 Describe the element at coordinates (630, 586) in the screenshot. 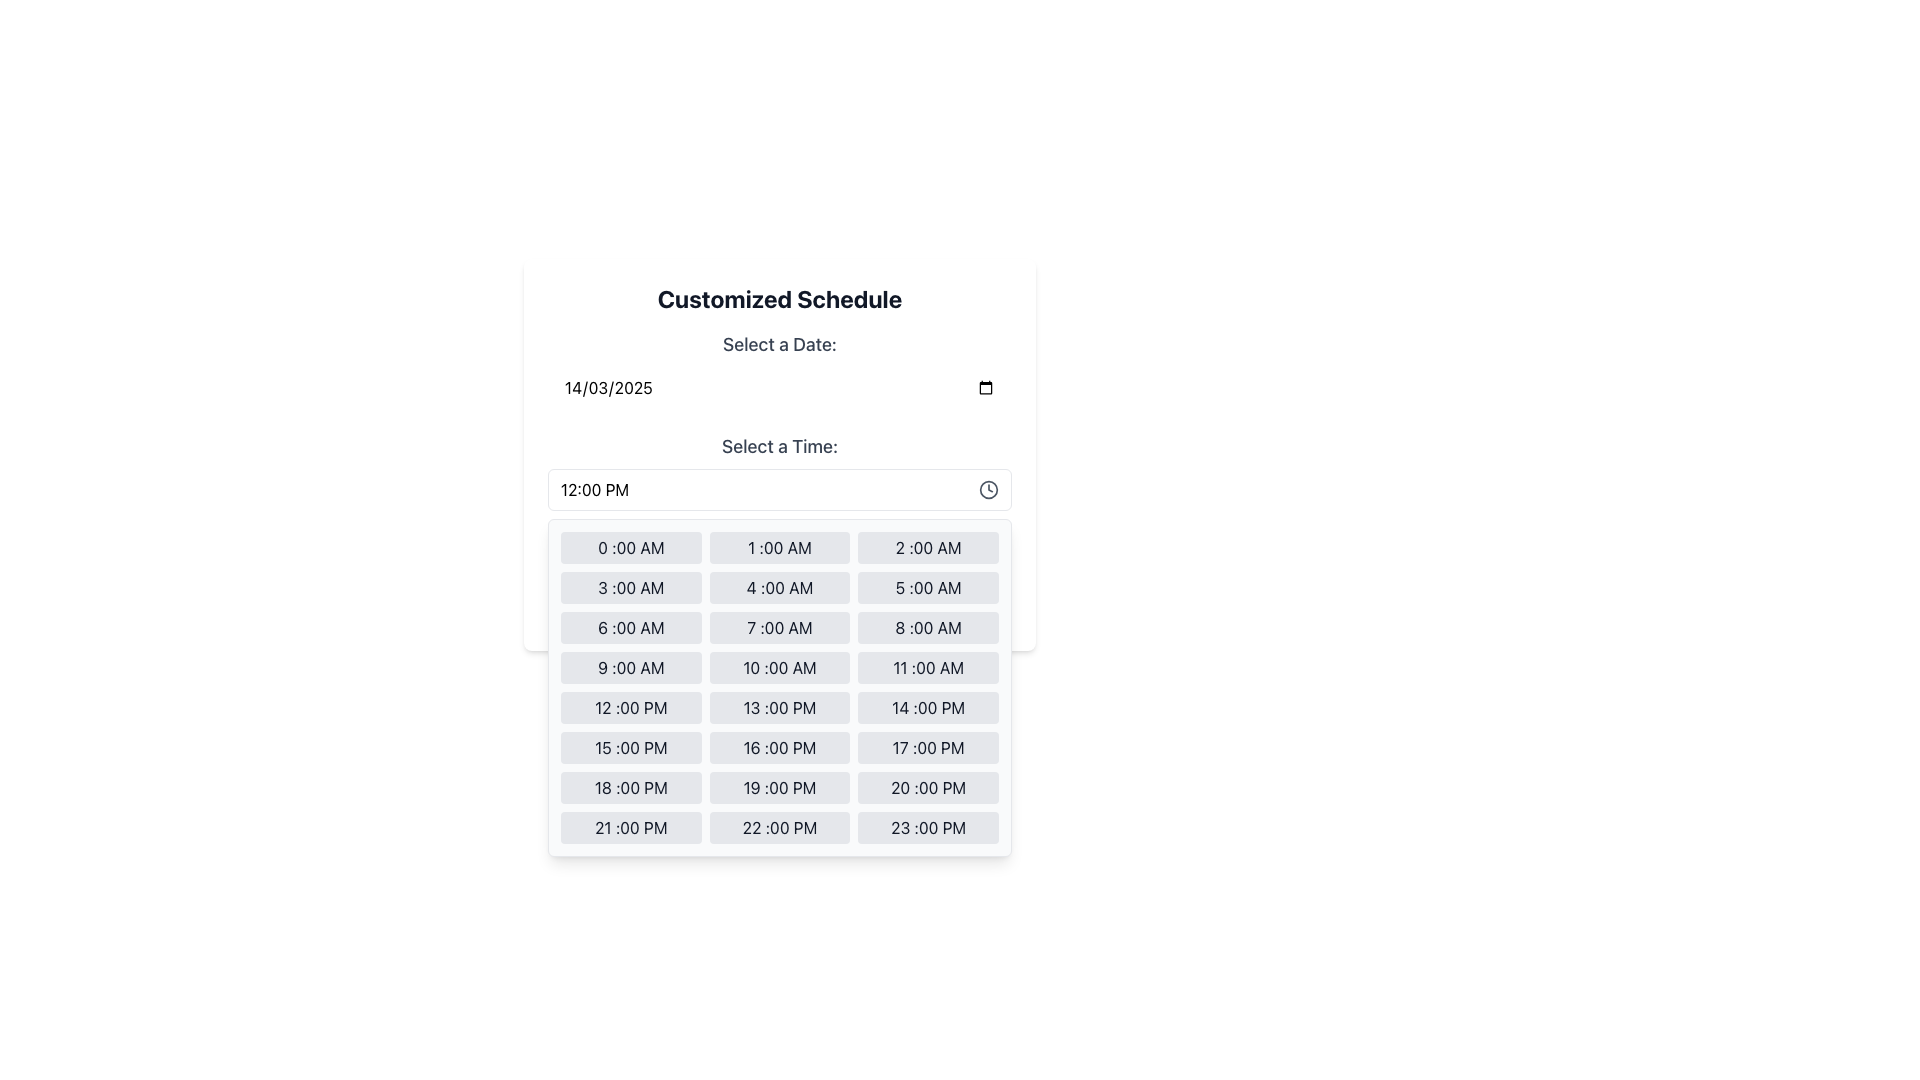

I see `the rectangular button labeled '3 :00 AM'` at that location.